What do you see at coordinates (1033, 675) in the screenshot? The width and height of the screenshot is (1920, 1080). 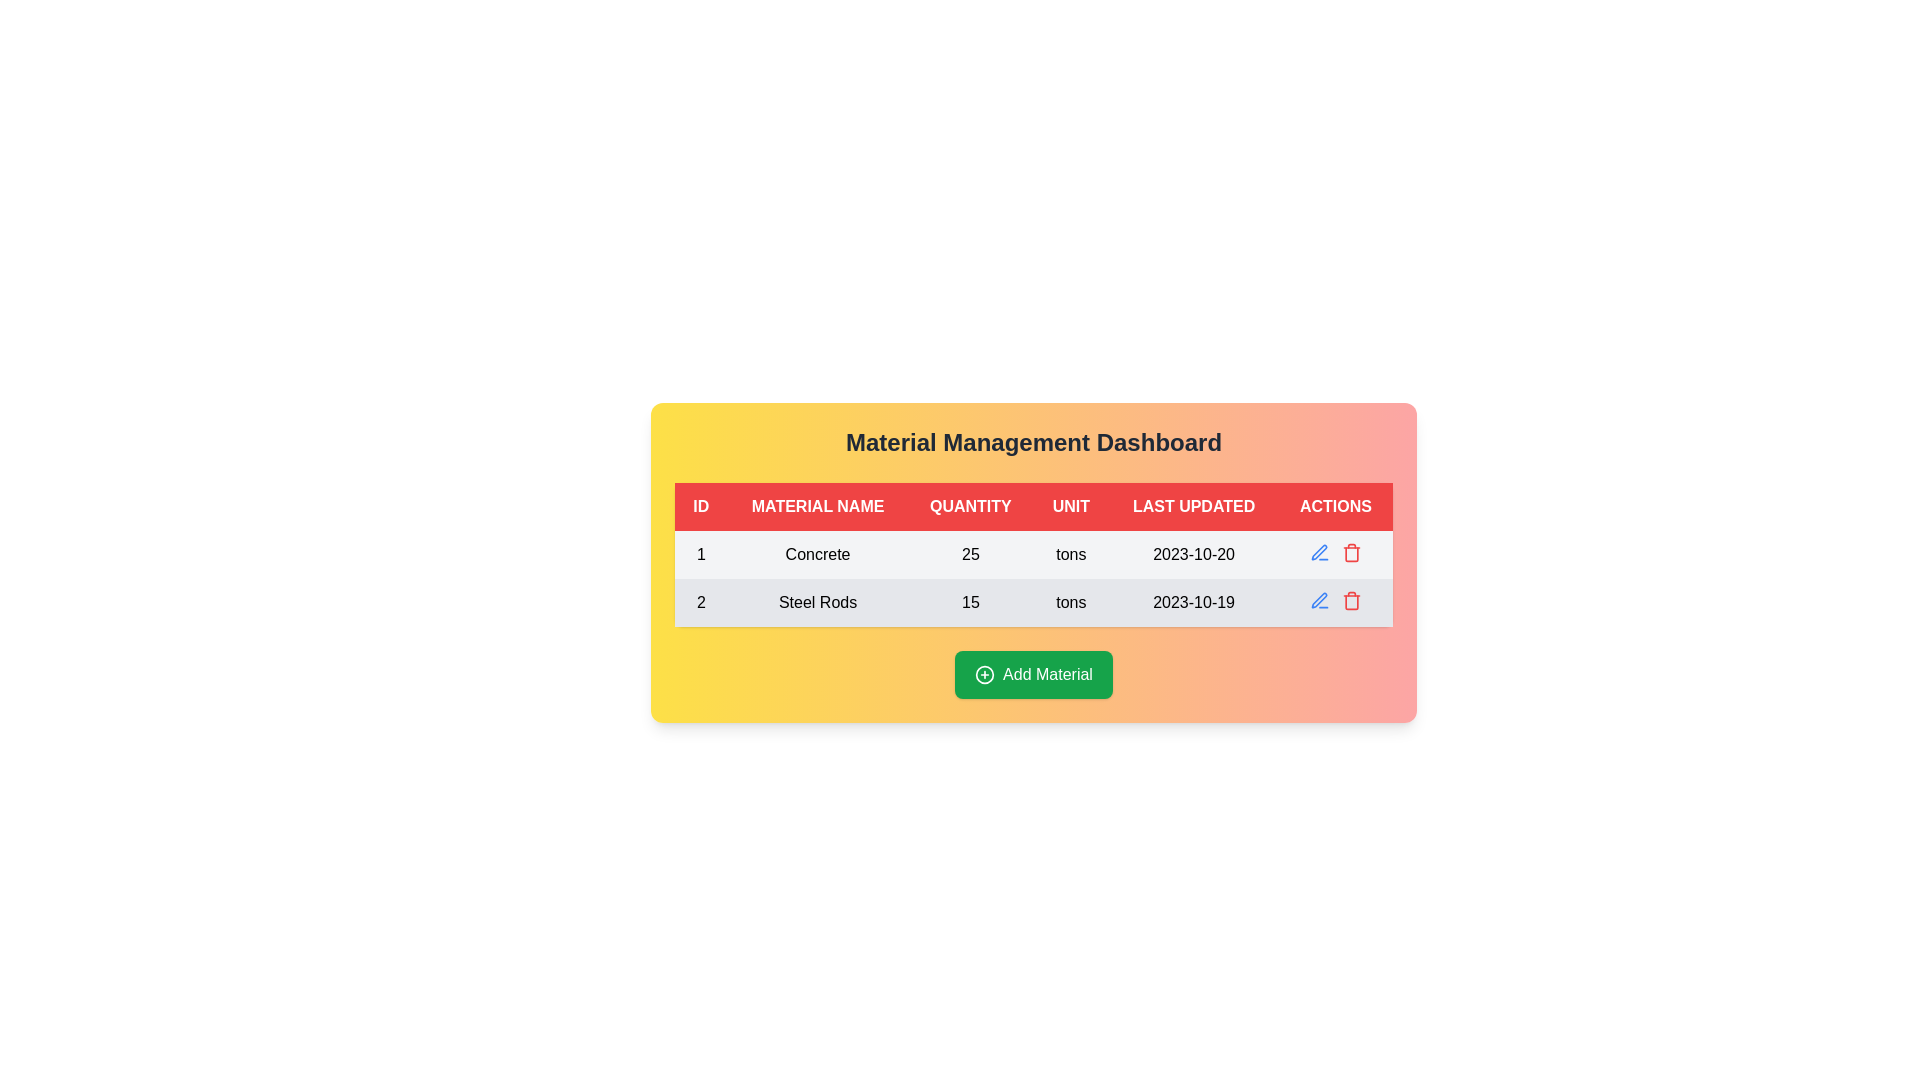 I see `the button located below the material list table in the material management dashboard` at bounding box center [1033, 675].